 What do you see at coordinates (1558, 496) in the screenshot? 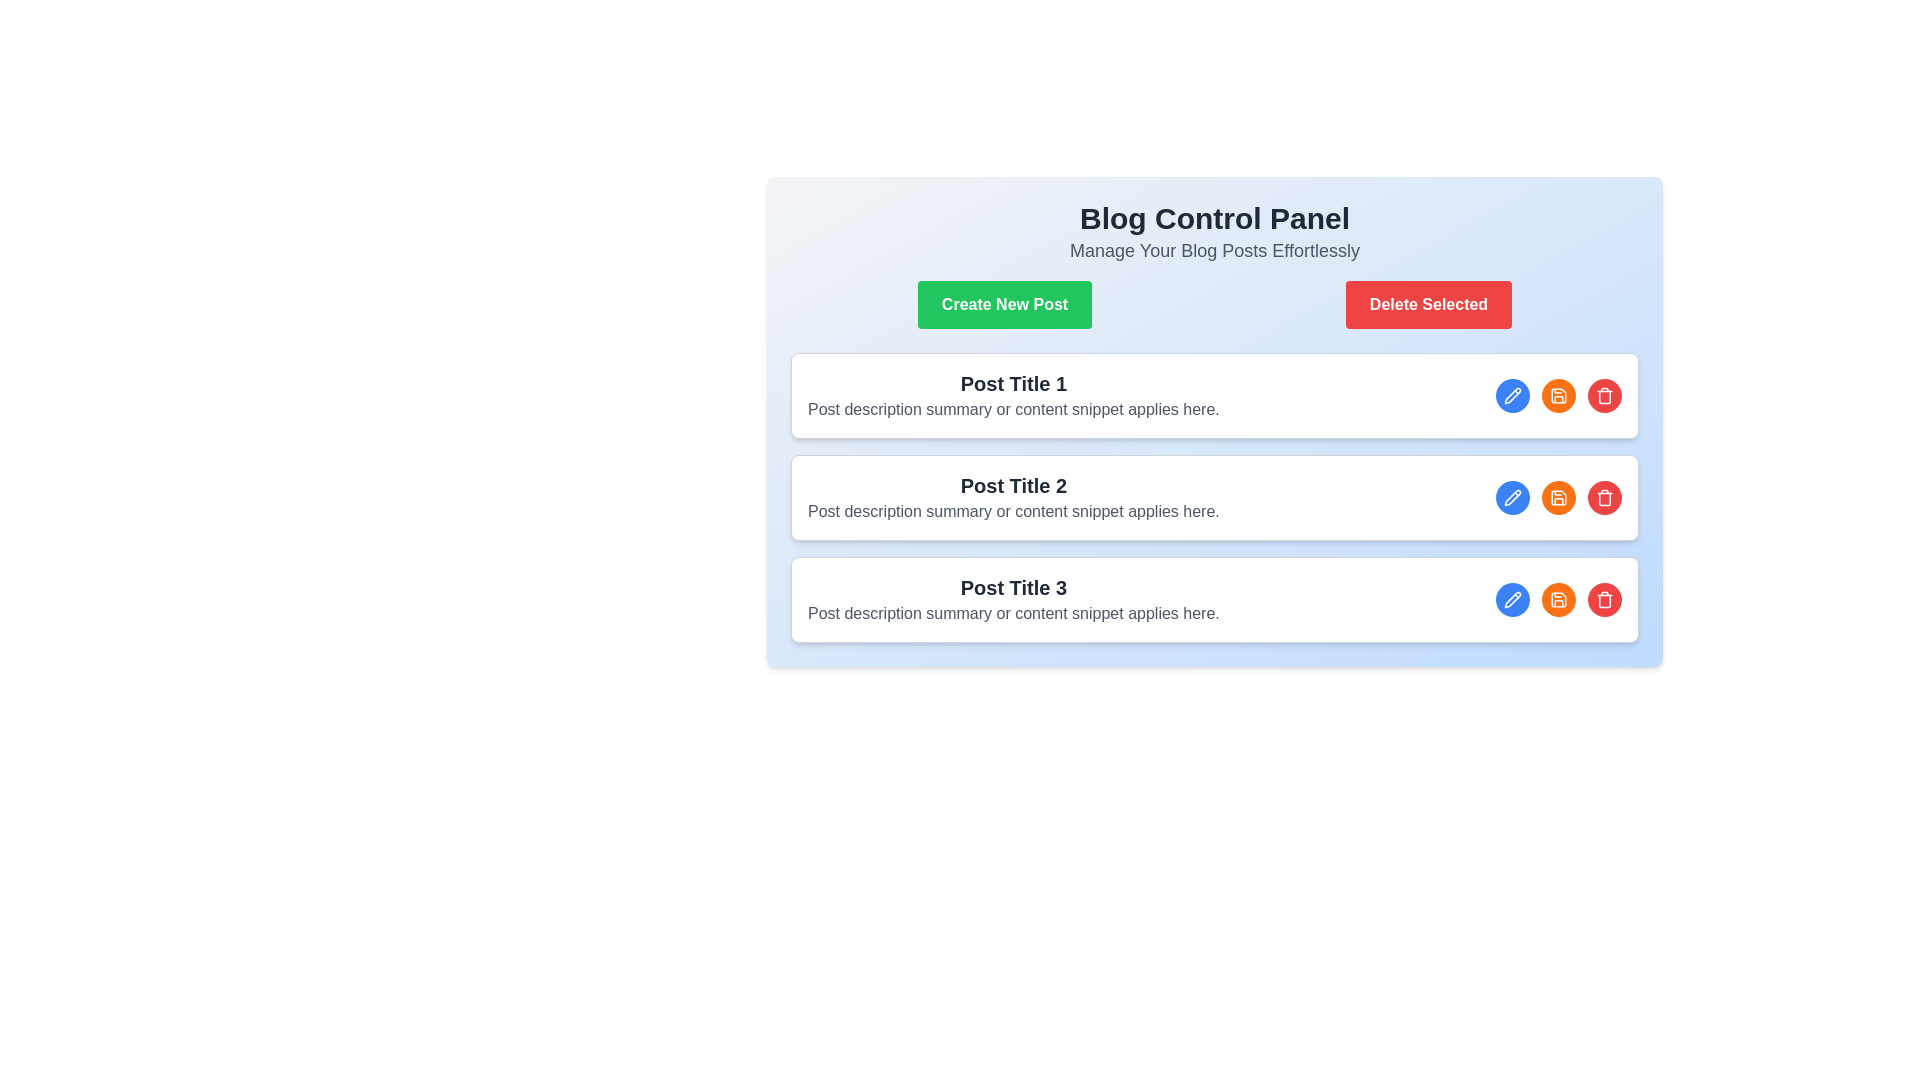
I see `the second button in the row associated with 'Post Title 2'` at bounding box center [1558, 496].